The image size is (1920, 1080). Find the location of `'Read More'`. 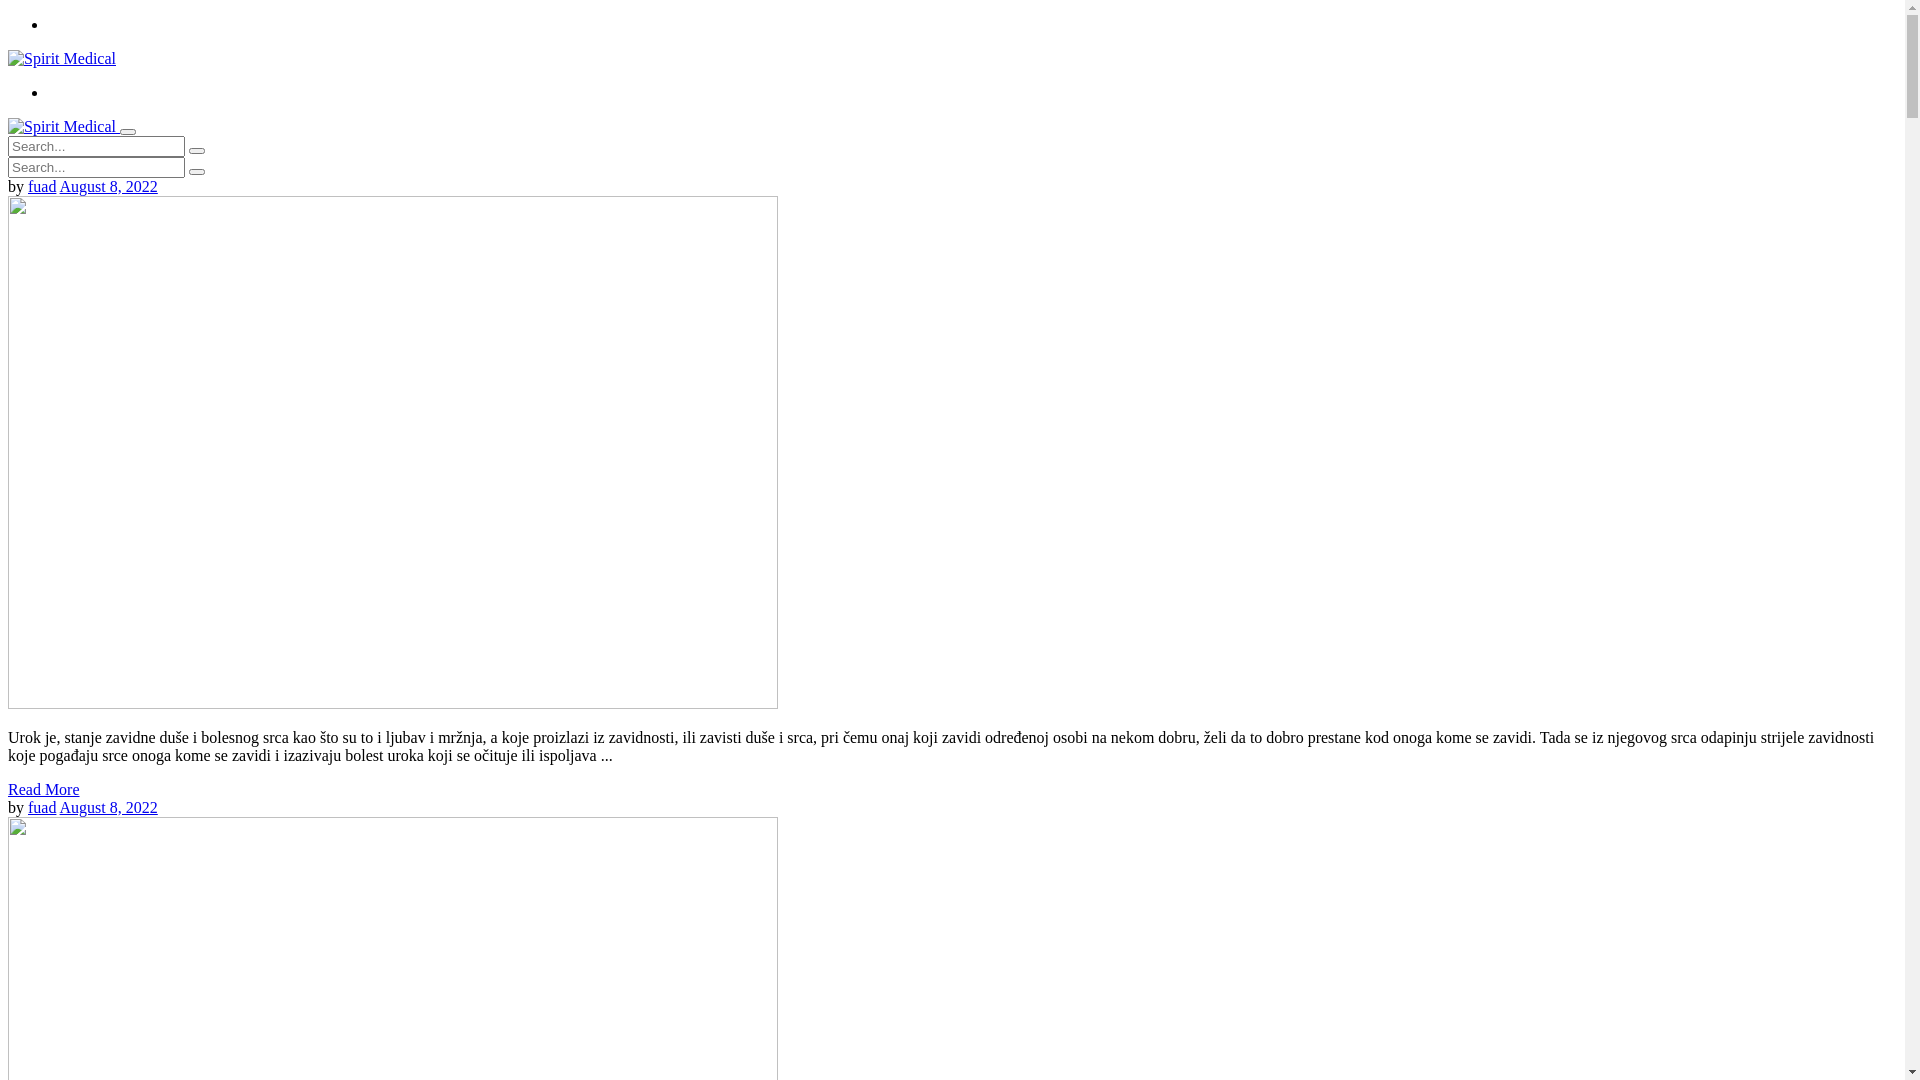

'Read More' is located at coordinates (43, 788).